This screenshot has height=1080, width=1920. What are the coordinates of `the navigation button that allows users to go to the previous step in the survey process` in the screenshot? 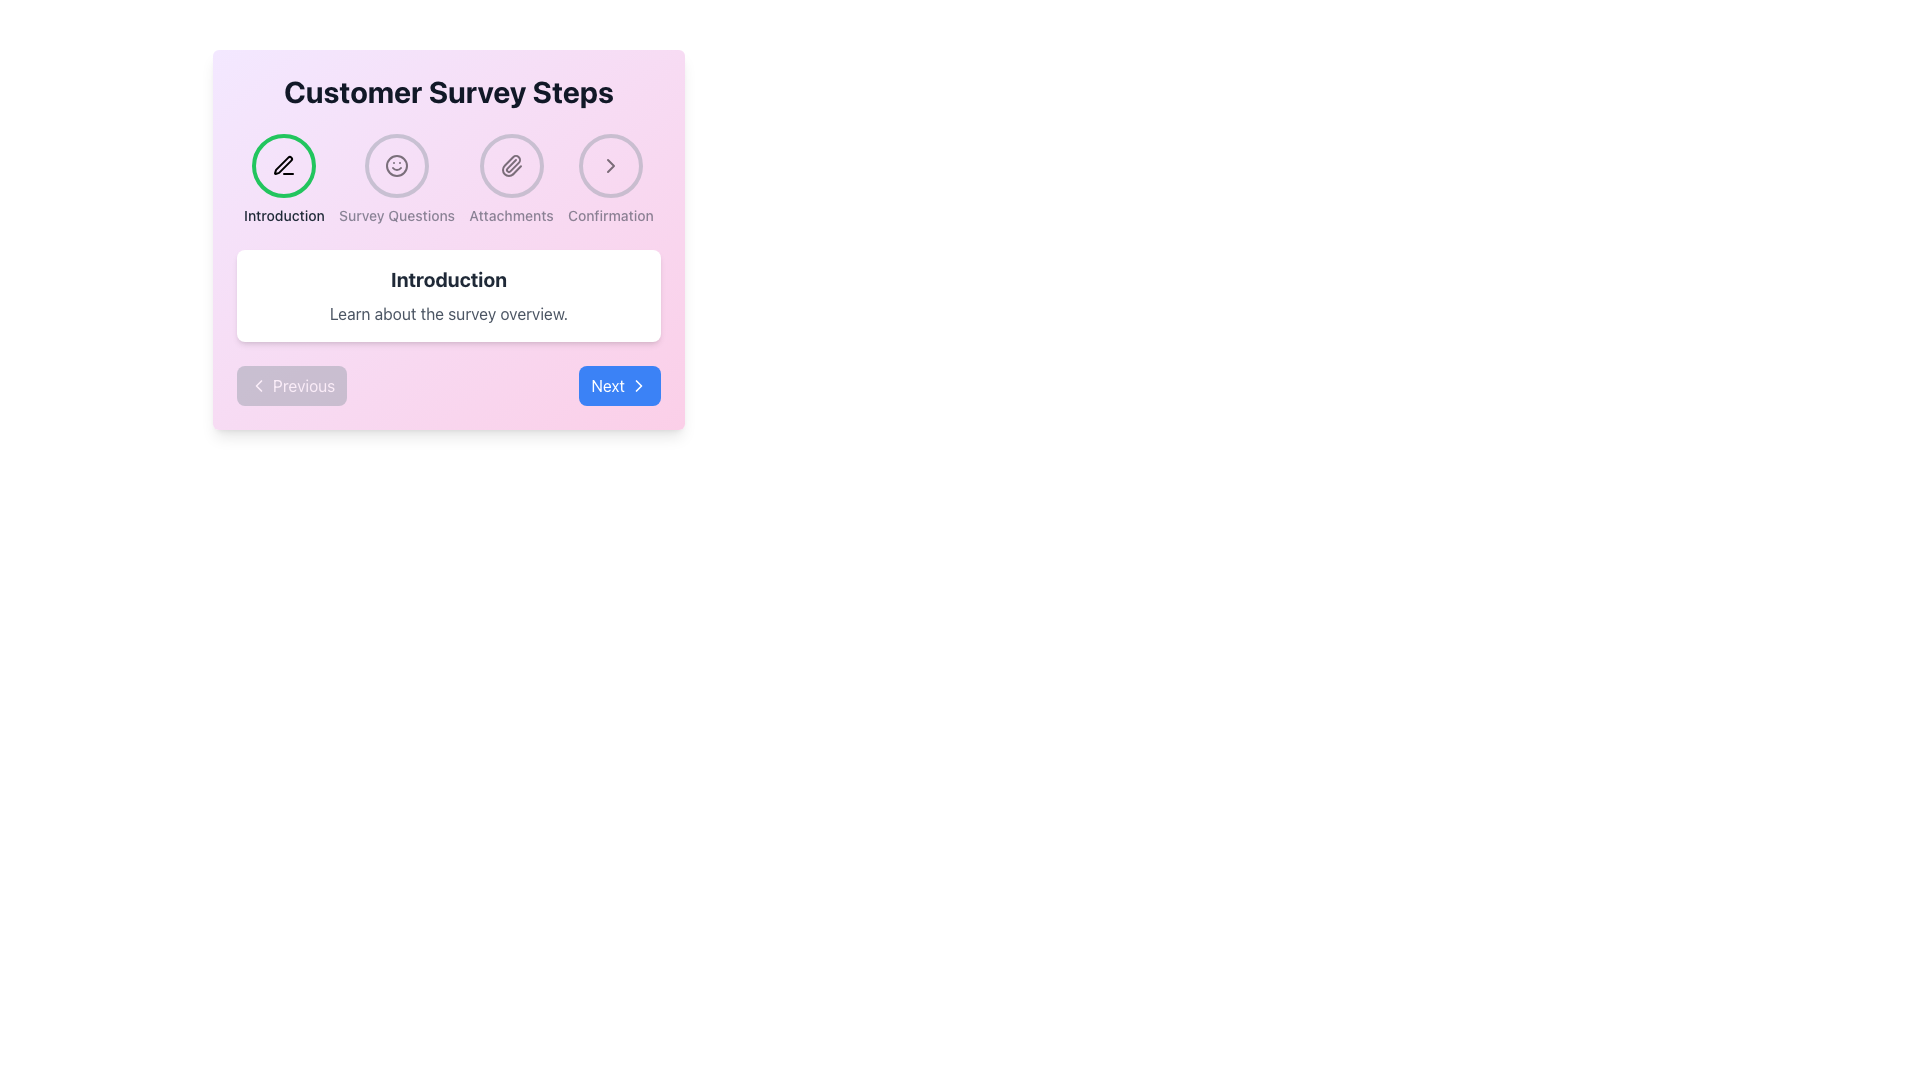 It's located at (291, 385).